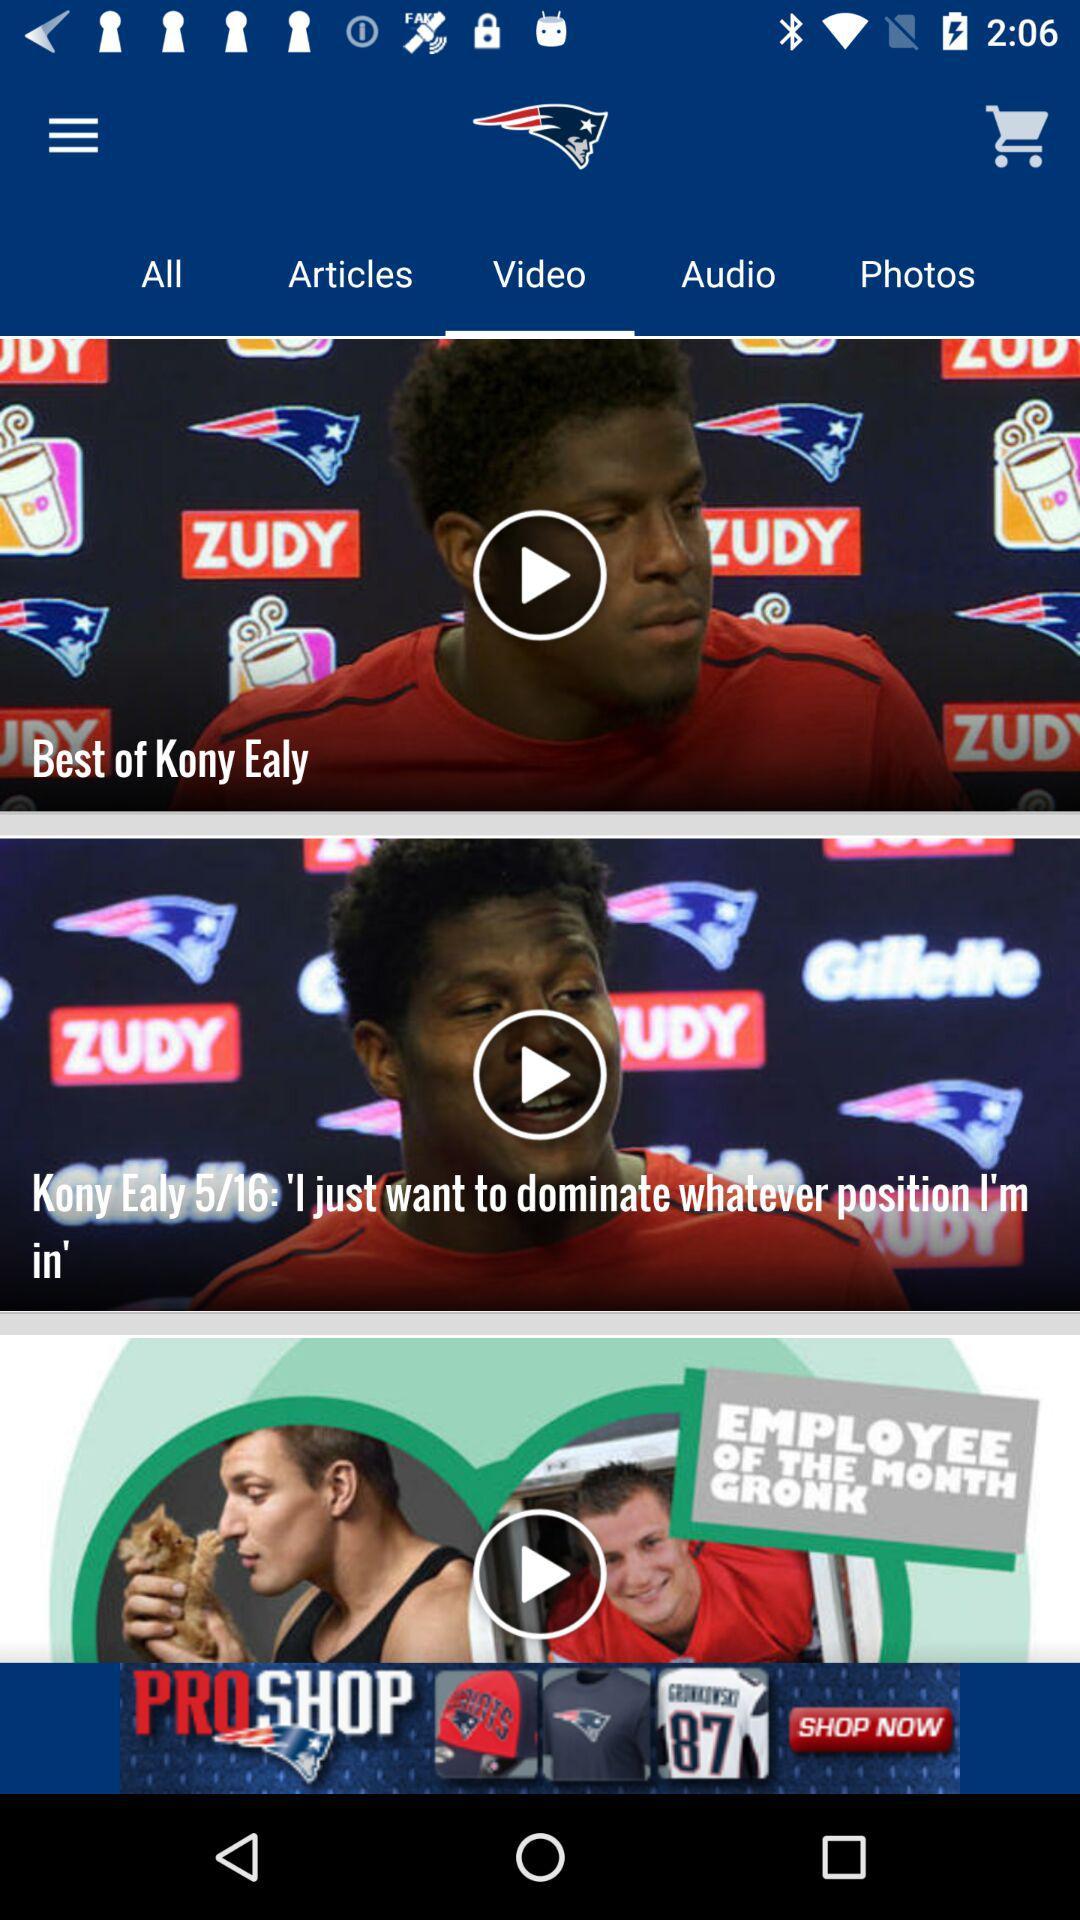 This screenshot has height=1920, width=1080. I want to click on advertiser banner, so click(540, 1727).